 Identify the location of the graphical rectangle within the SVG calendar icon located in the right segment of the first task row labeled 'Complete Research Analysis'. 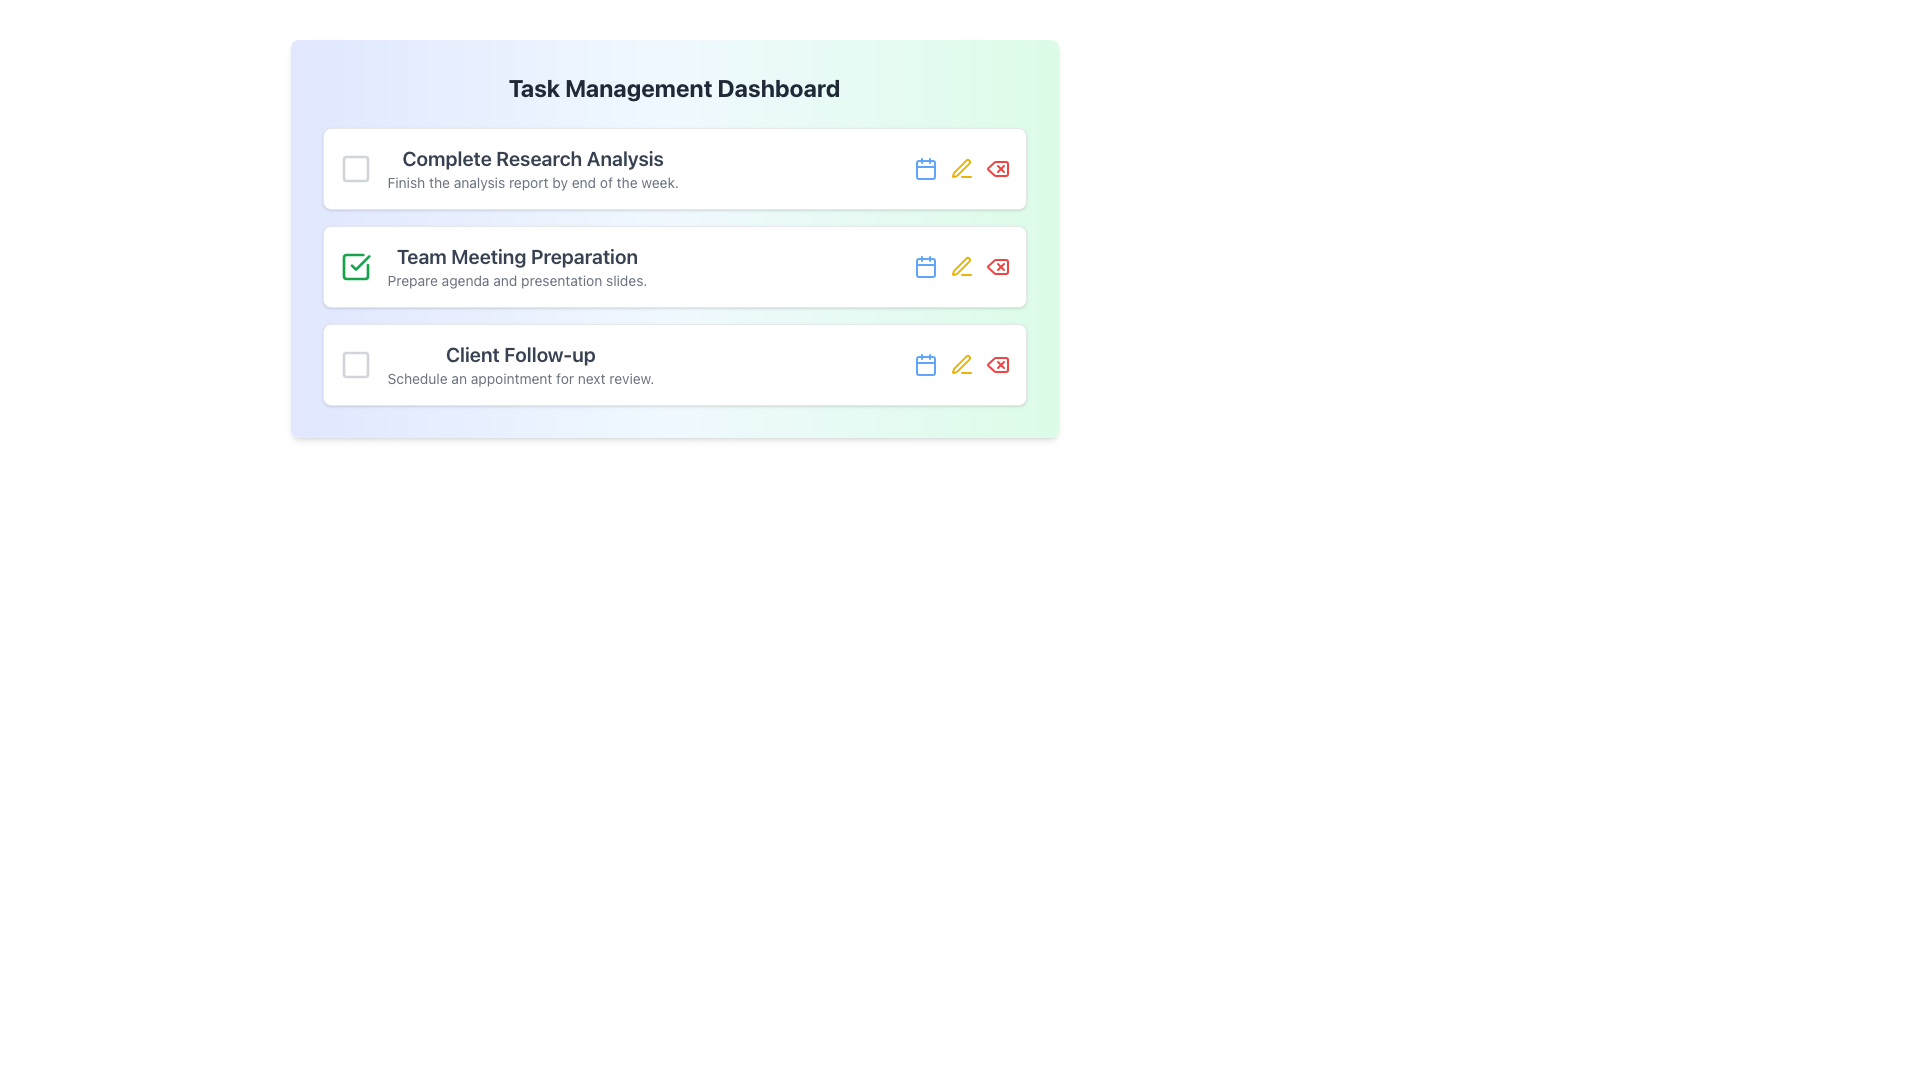
(924, 168).